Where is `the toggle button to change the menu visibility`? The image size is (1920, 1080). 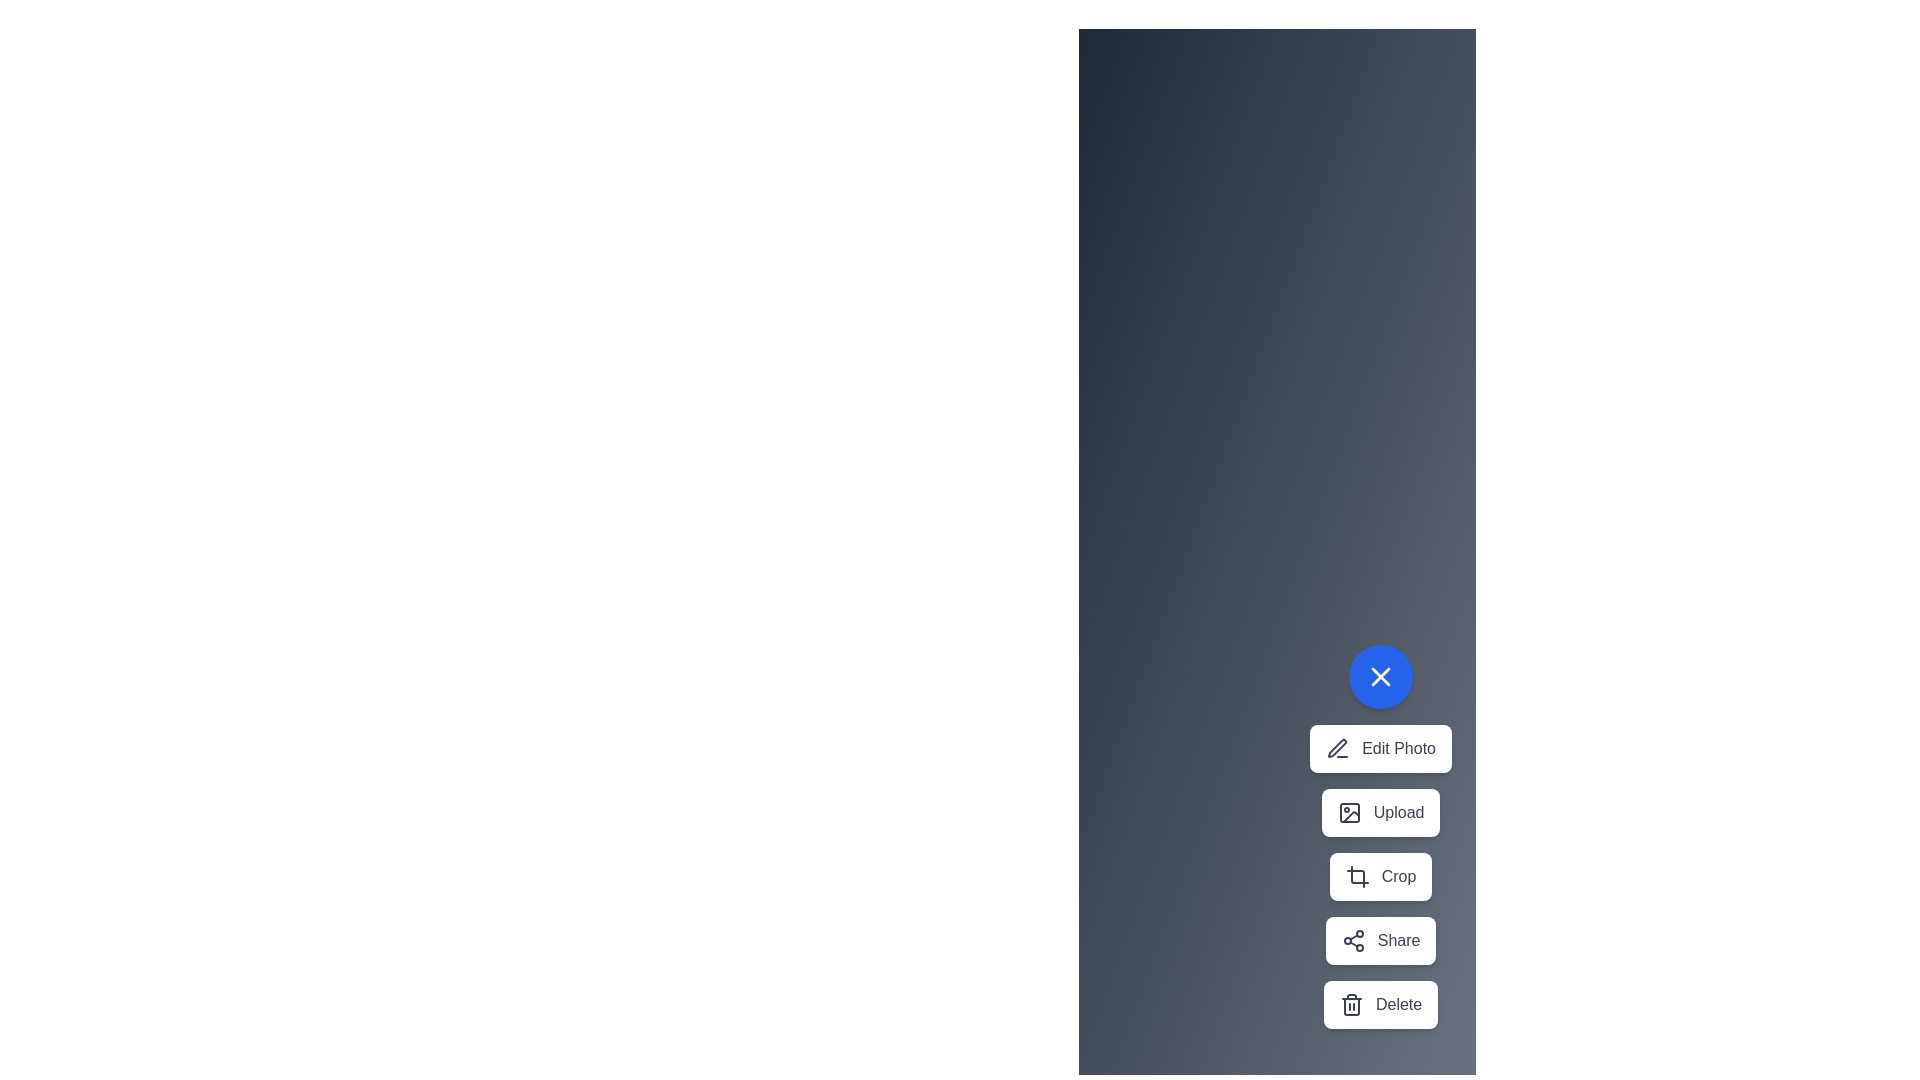 the toggle button to change the menu visibility is located at coordinates (1380, 676).